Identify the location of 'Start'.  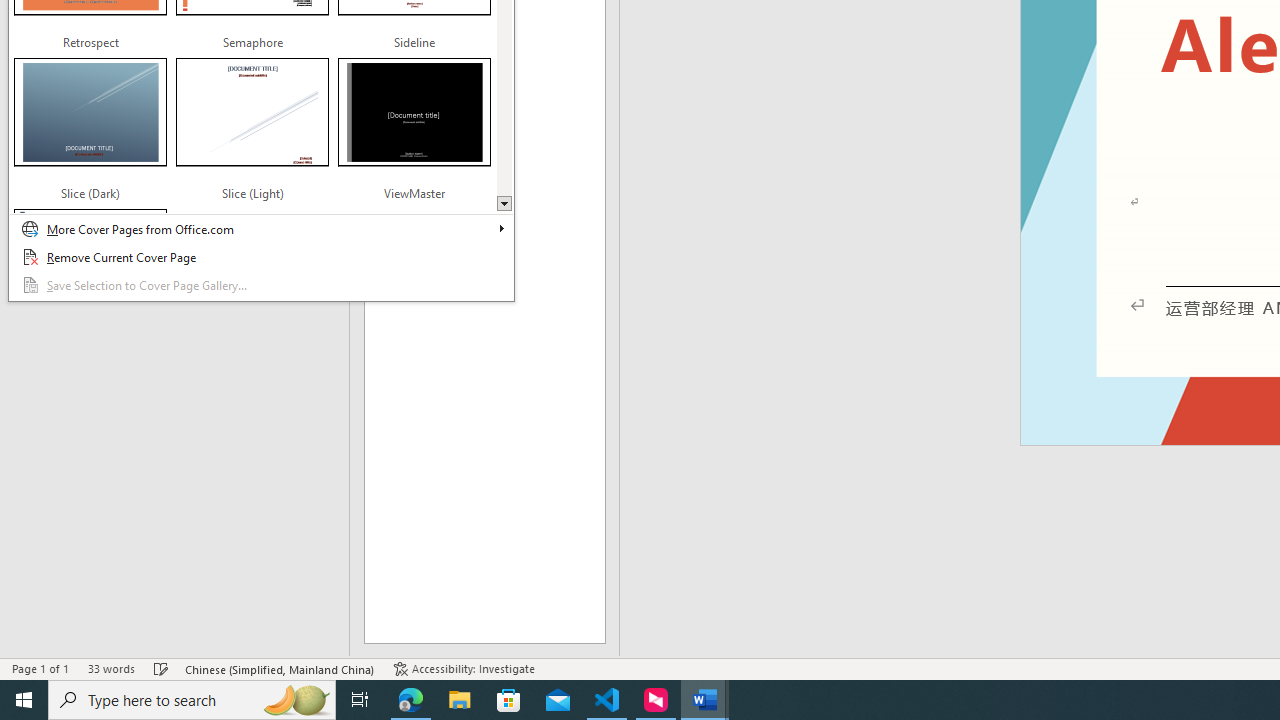
(24, 698).